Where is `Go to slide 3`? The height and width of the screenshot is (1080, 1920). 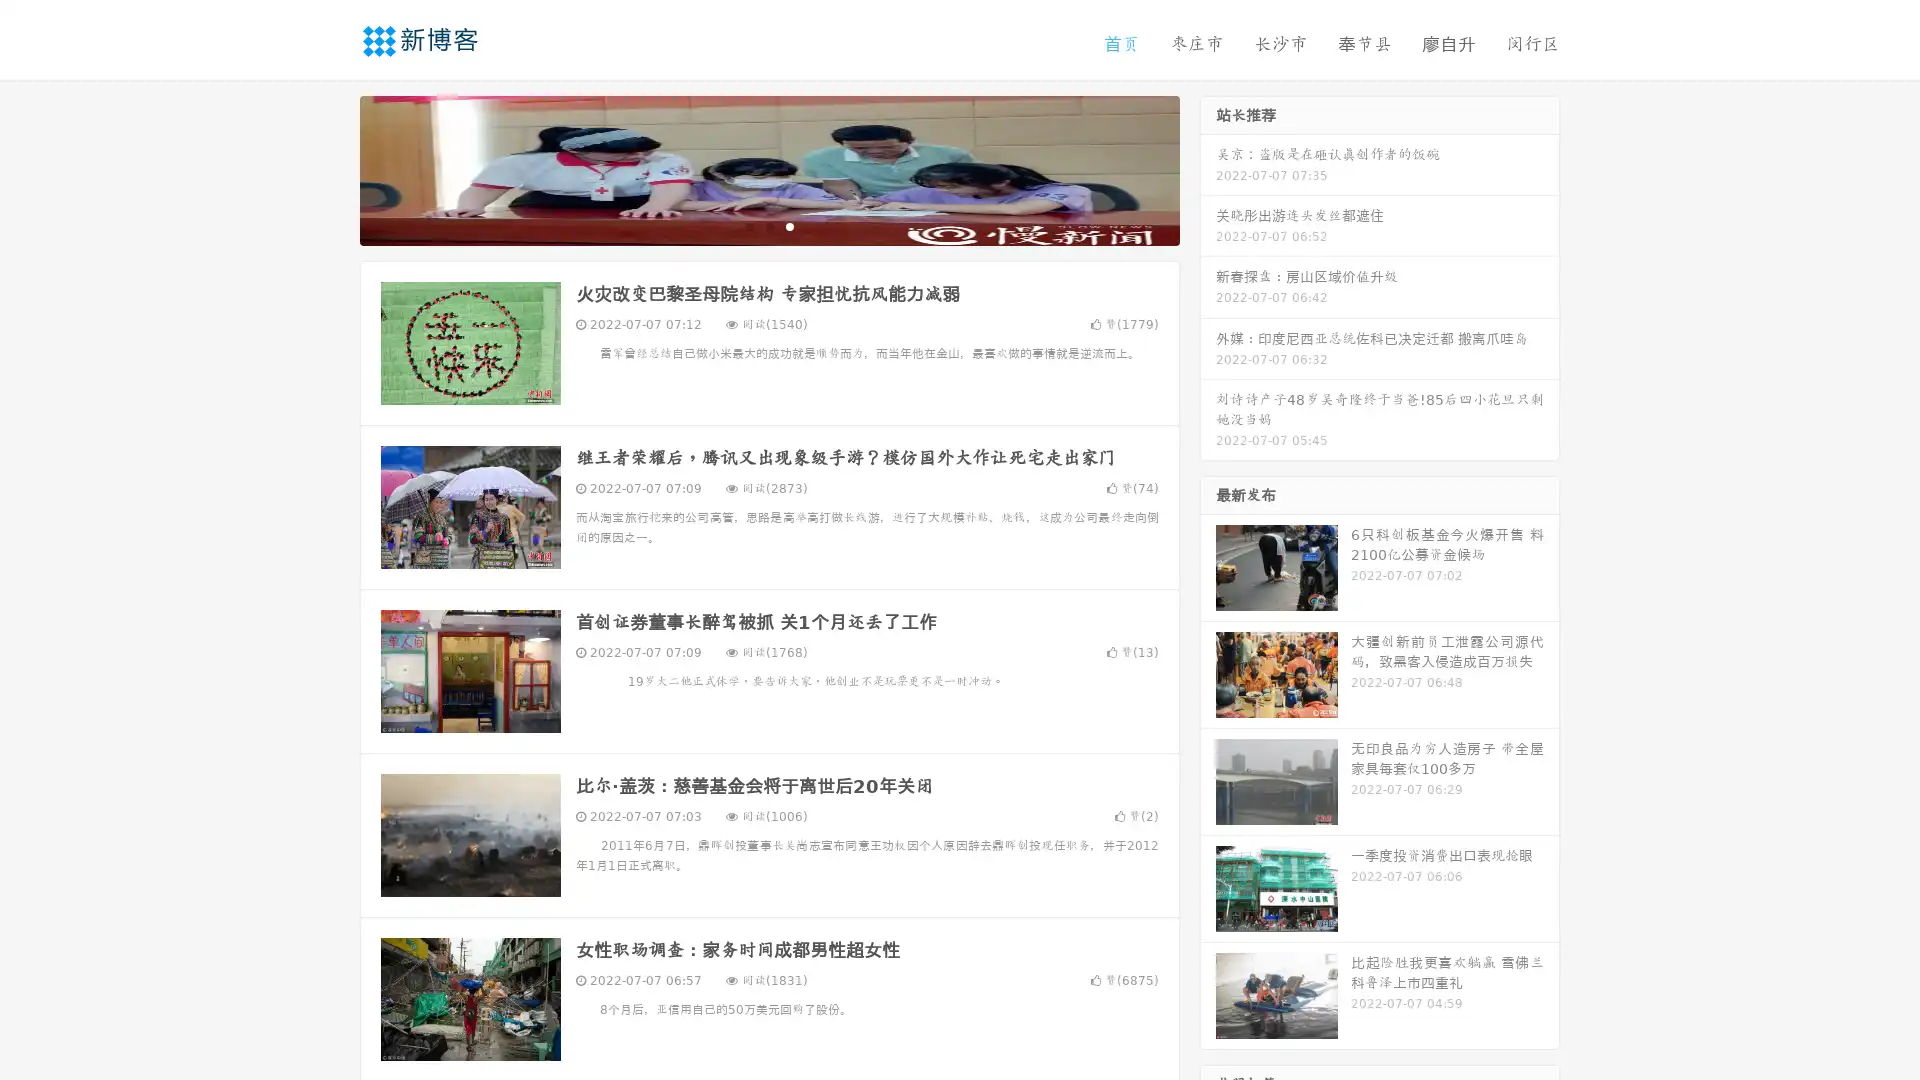
Go to slide 3 is located at coordinates (789, 225).